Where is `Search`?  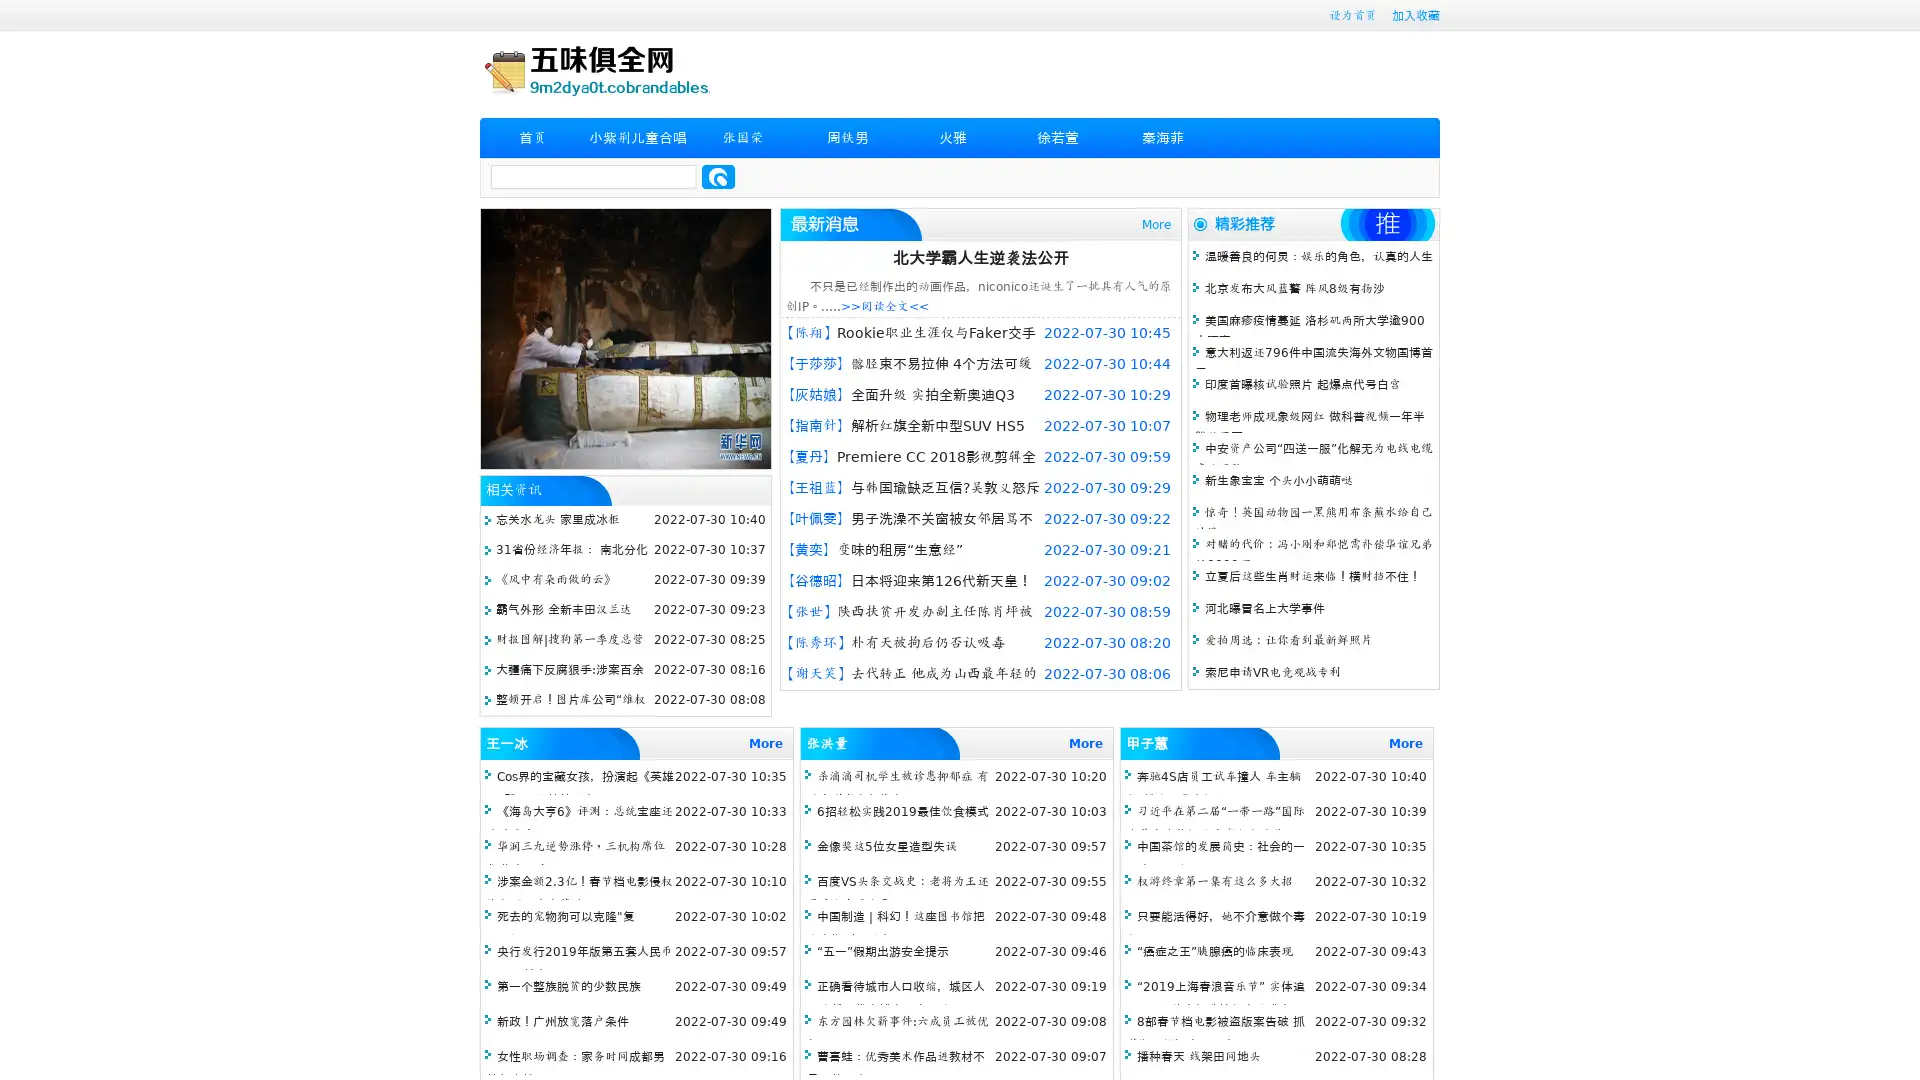
Search is located at coordinates (718, 176).